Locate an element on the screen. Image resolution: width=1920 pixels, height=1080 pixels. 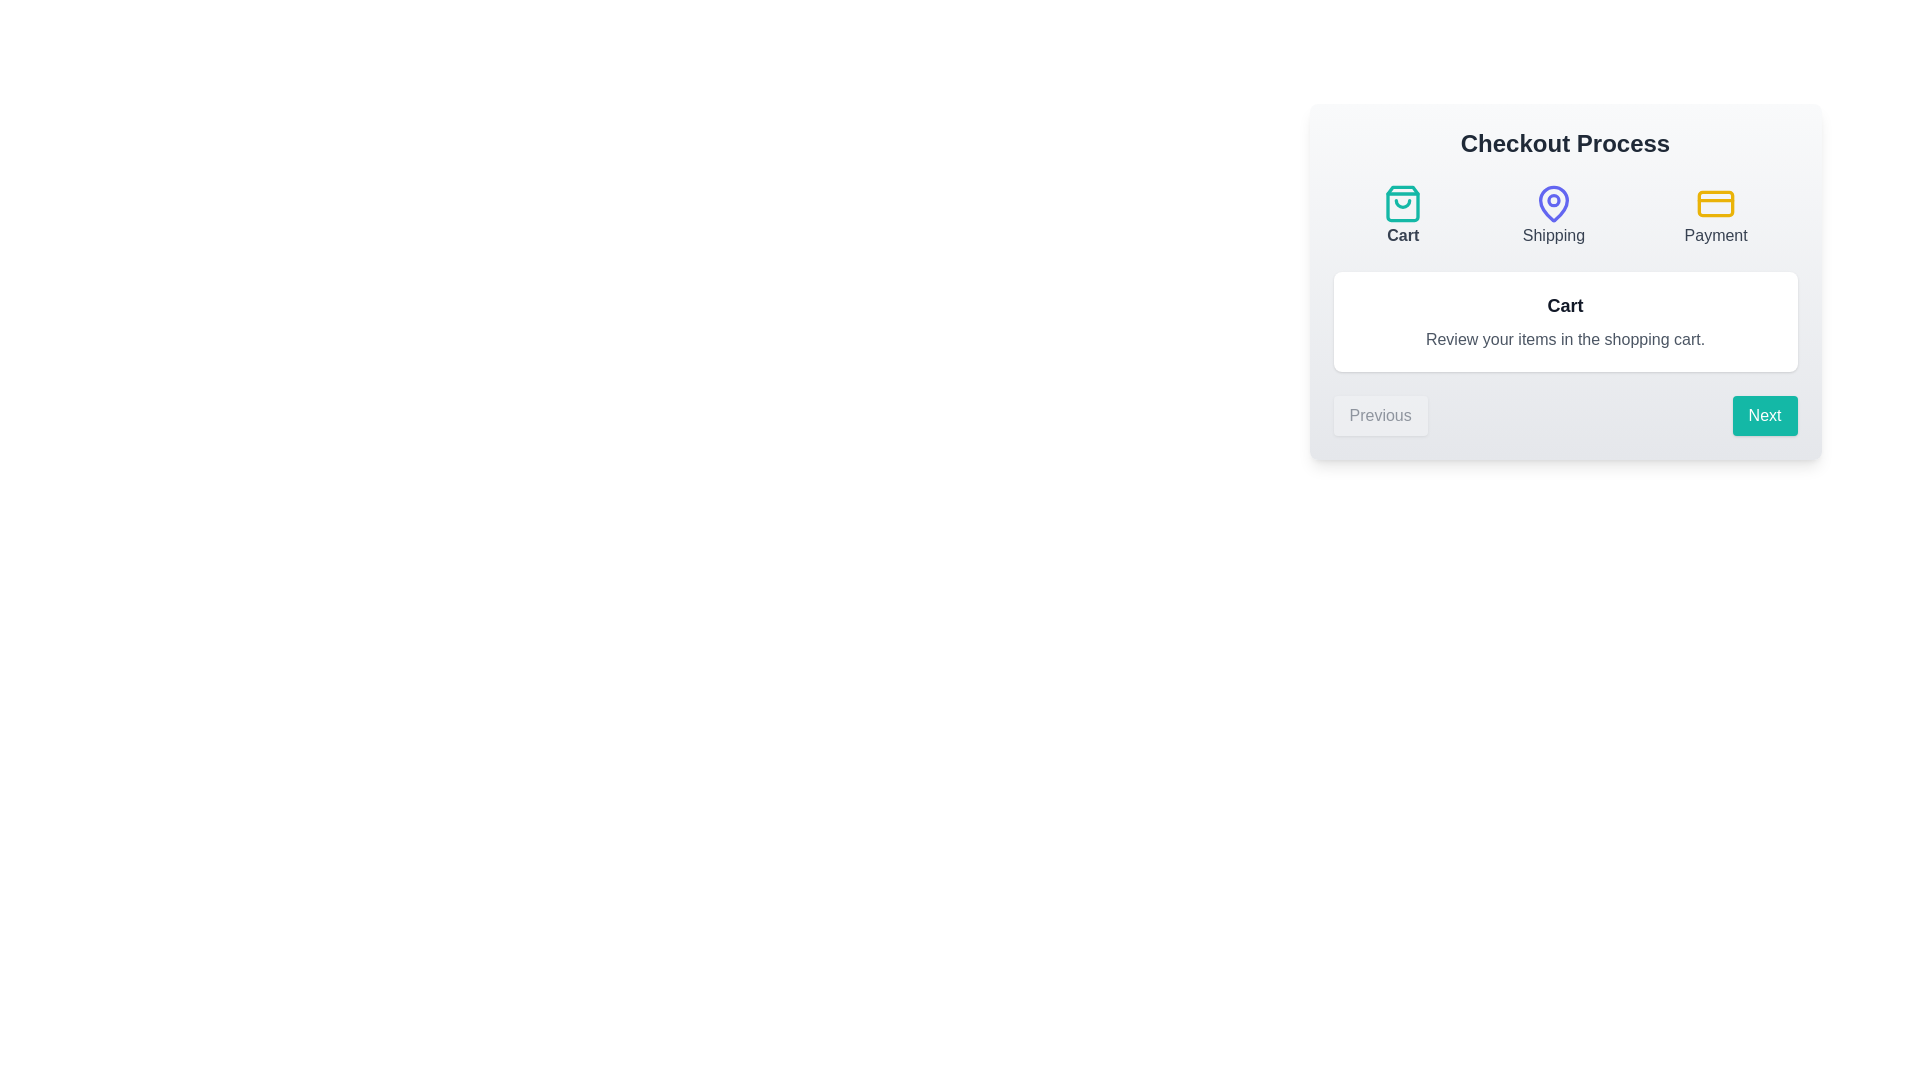
the step Cart by clicking on its corresponding button is located at coordinates (1402, 216).